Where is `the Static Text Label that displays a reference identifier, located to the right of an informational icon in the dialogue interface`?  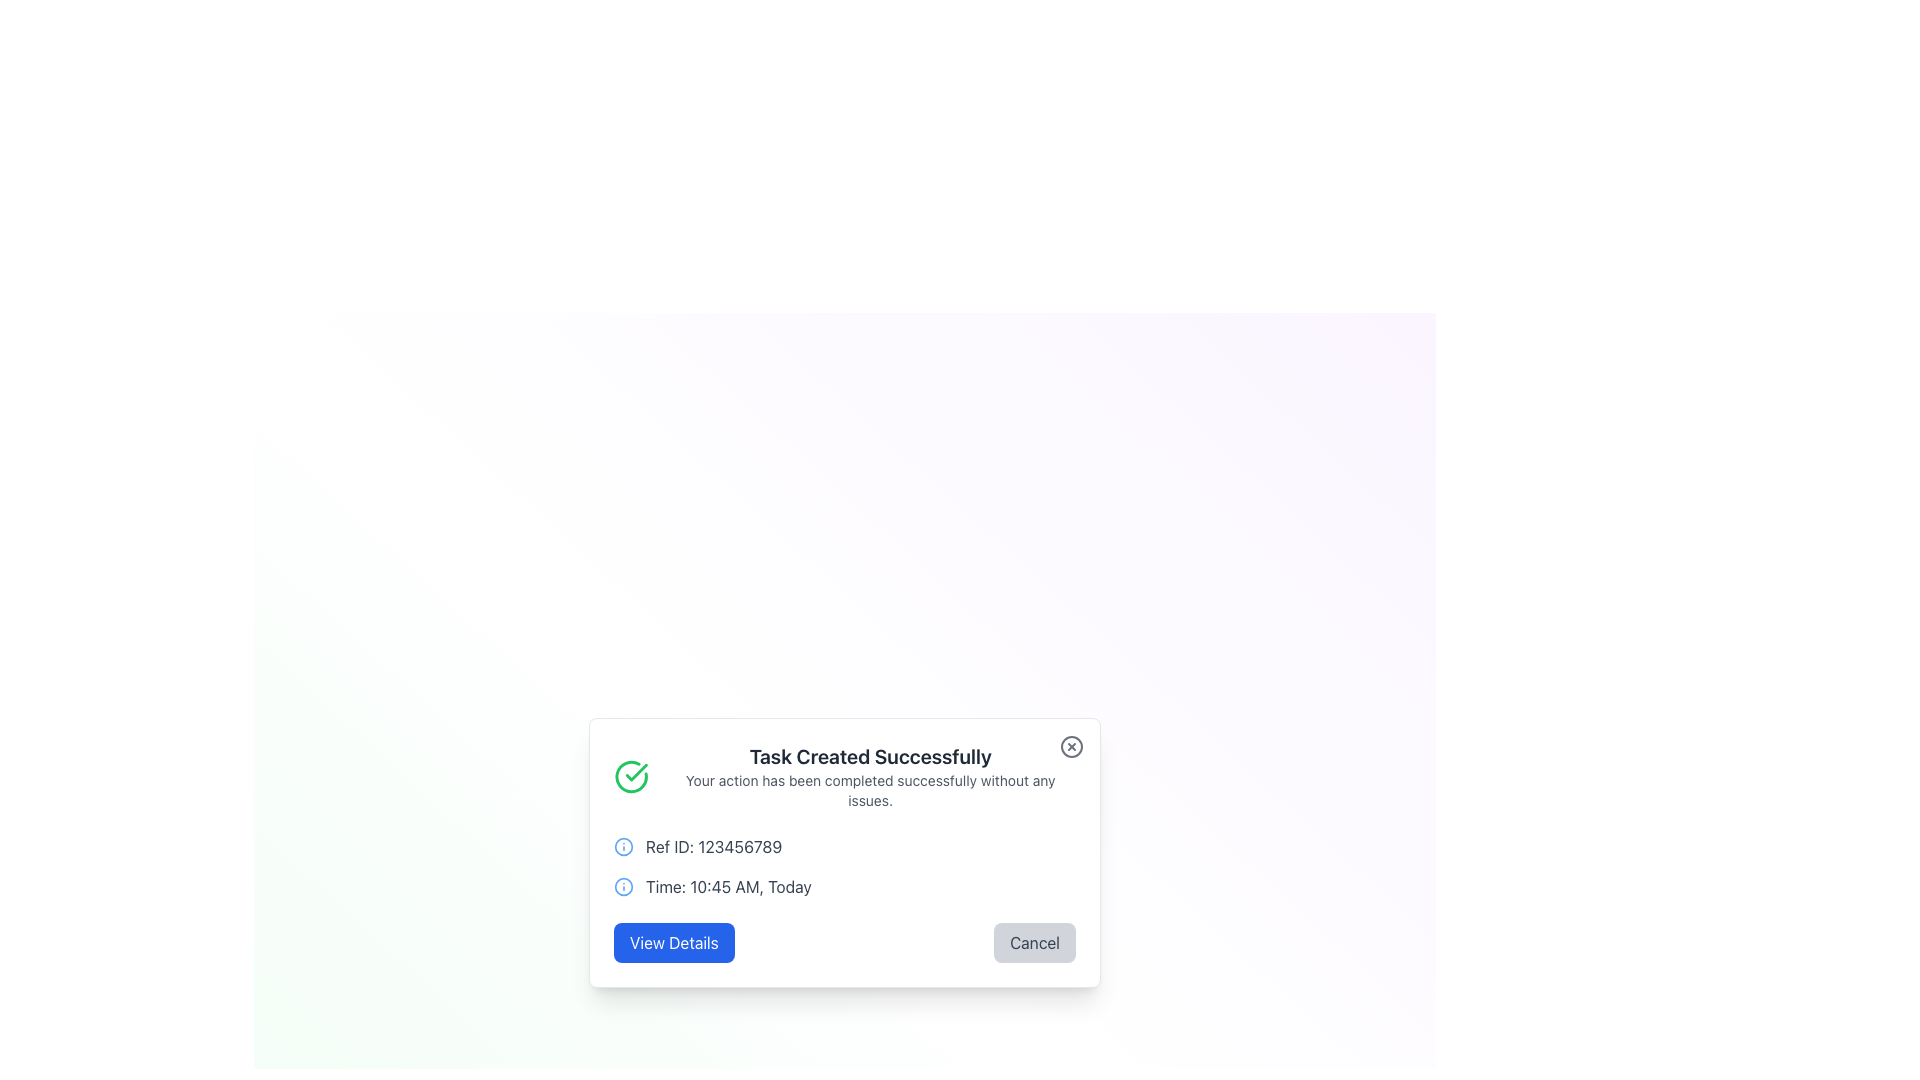 the Static Text Label that displays a reference identifier, located to the right of an informational icon in the dialogue interface is located at coordinates (714, 847).